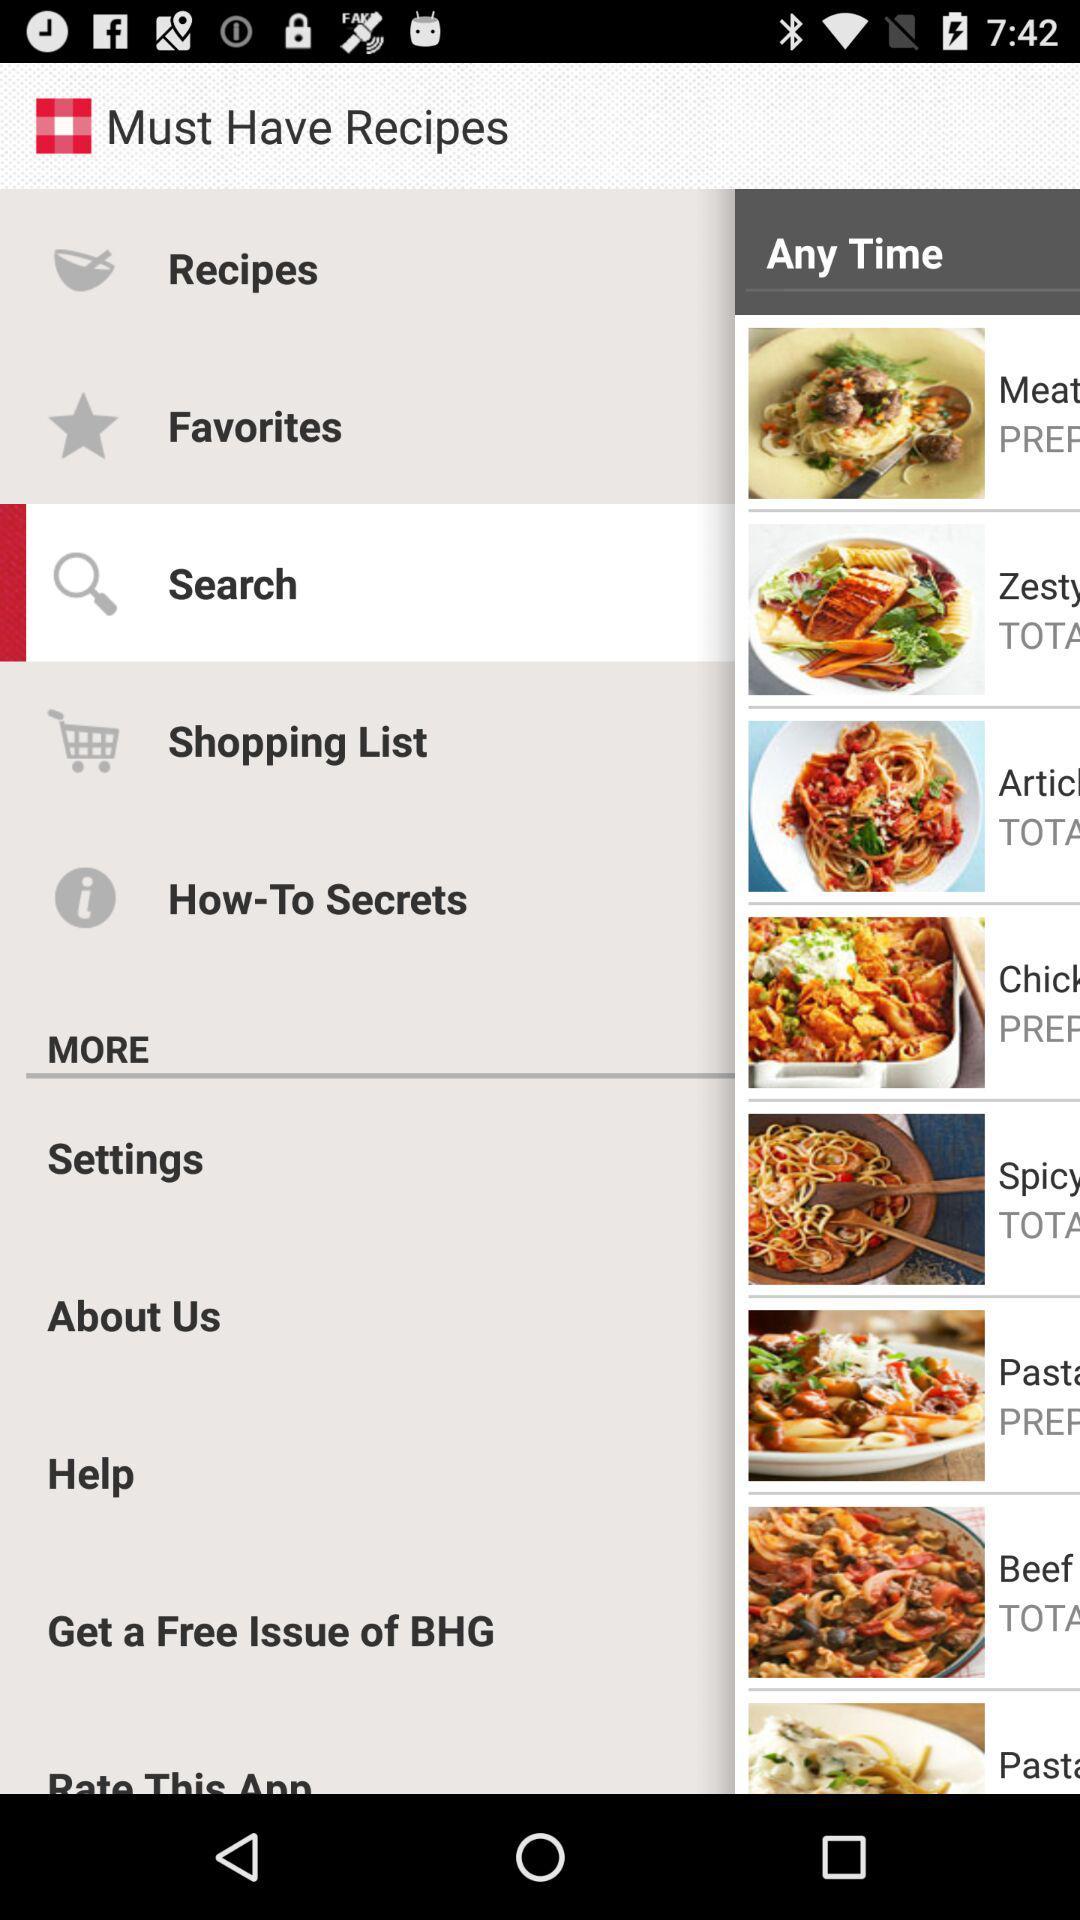 The width and height of the screenshot is (1080, 1920). I want to click on the more app, so click(98, 1047).